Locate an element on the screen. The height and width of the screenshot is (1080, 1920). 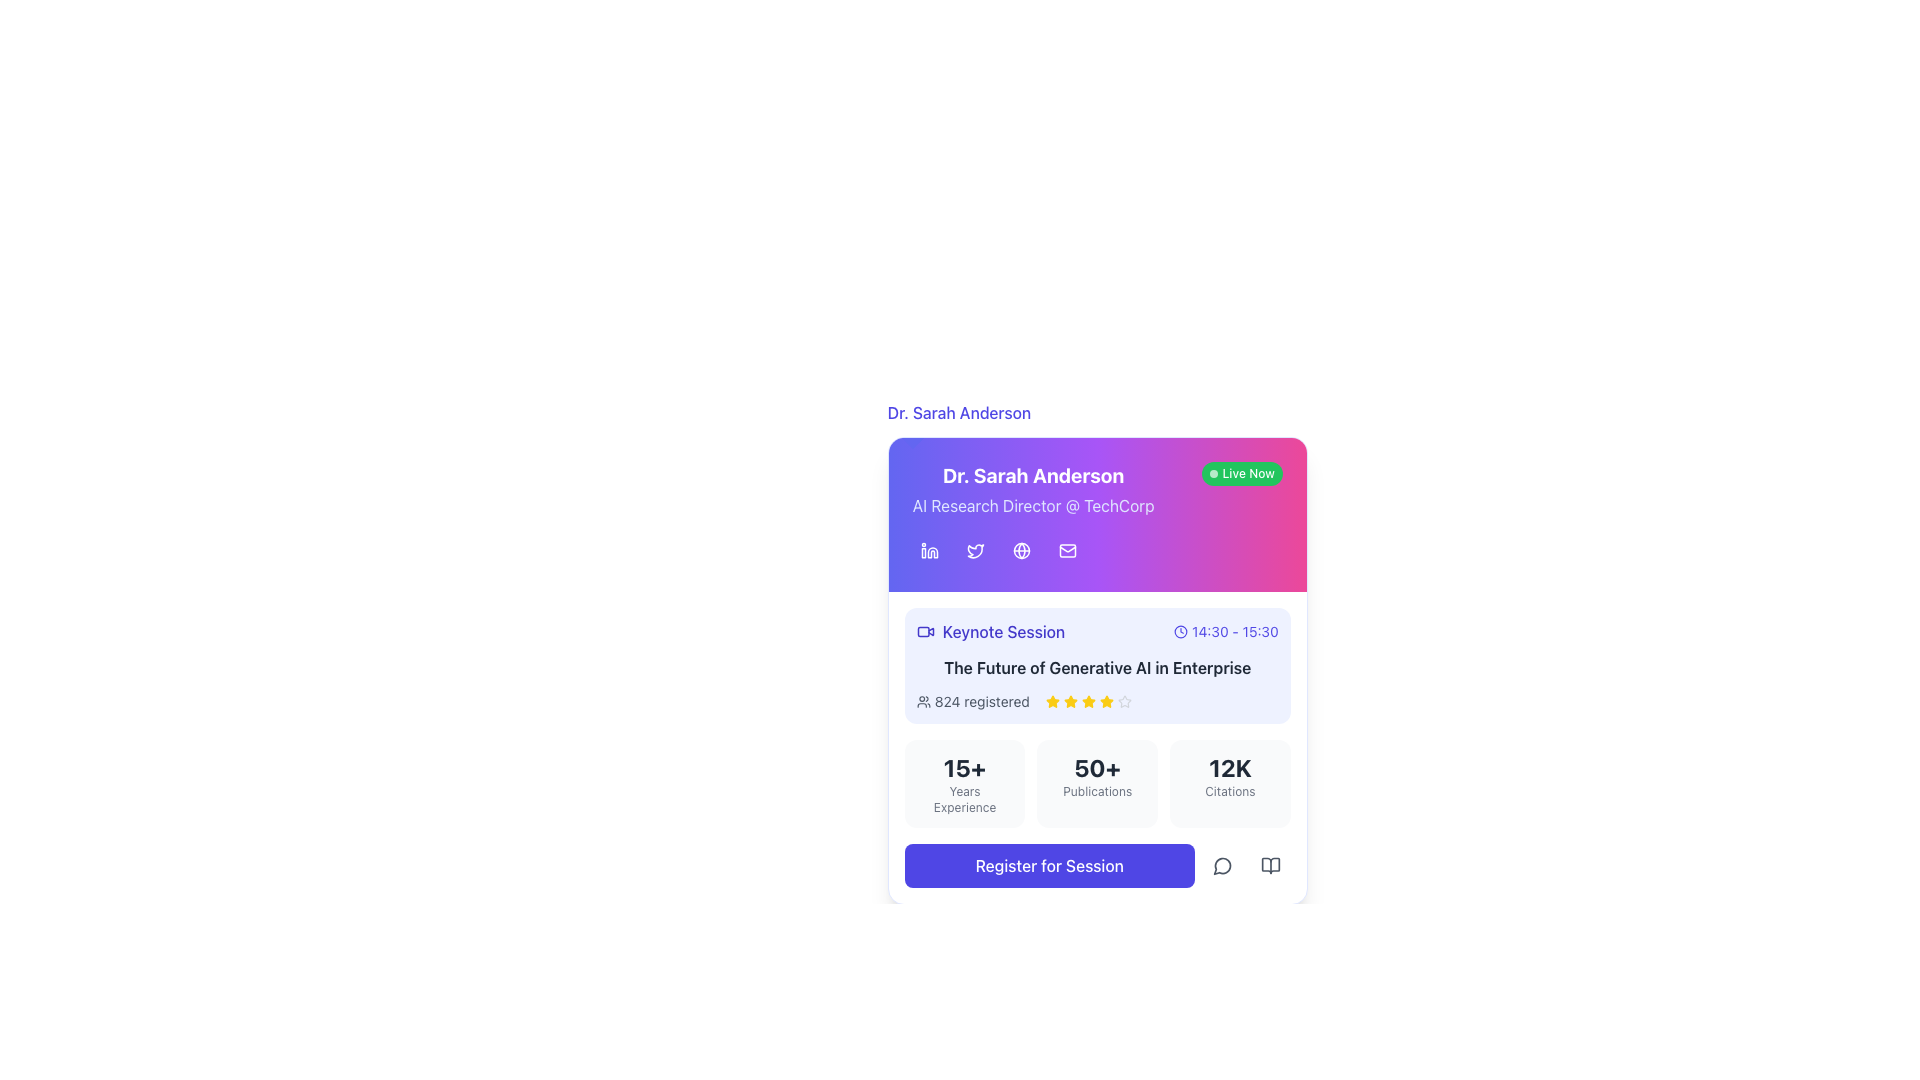
text of the 'Citations' label located beneath the '12K' number in the bottom-right corner of the card layout is located at coordinates (1229, 790).